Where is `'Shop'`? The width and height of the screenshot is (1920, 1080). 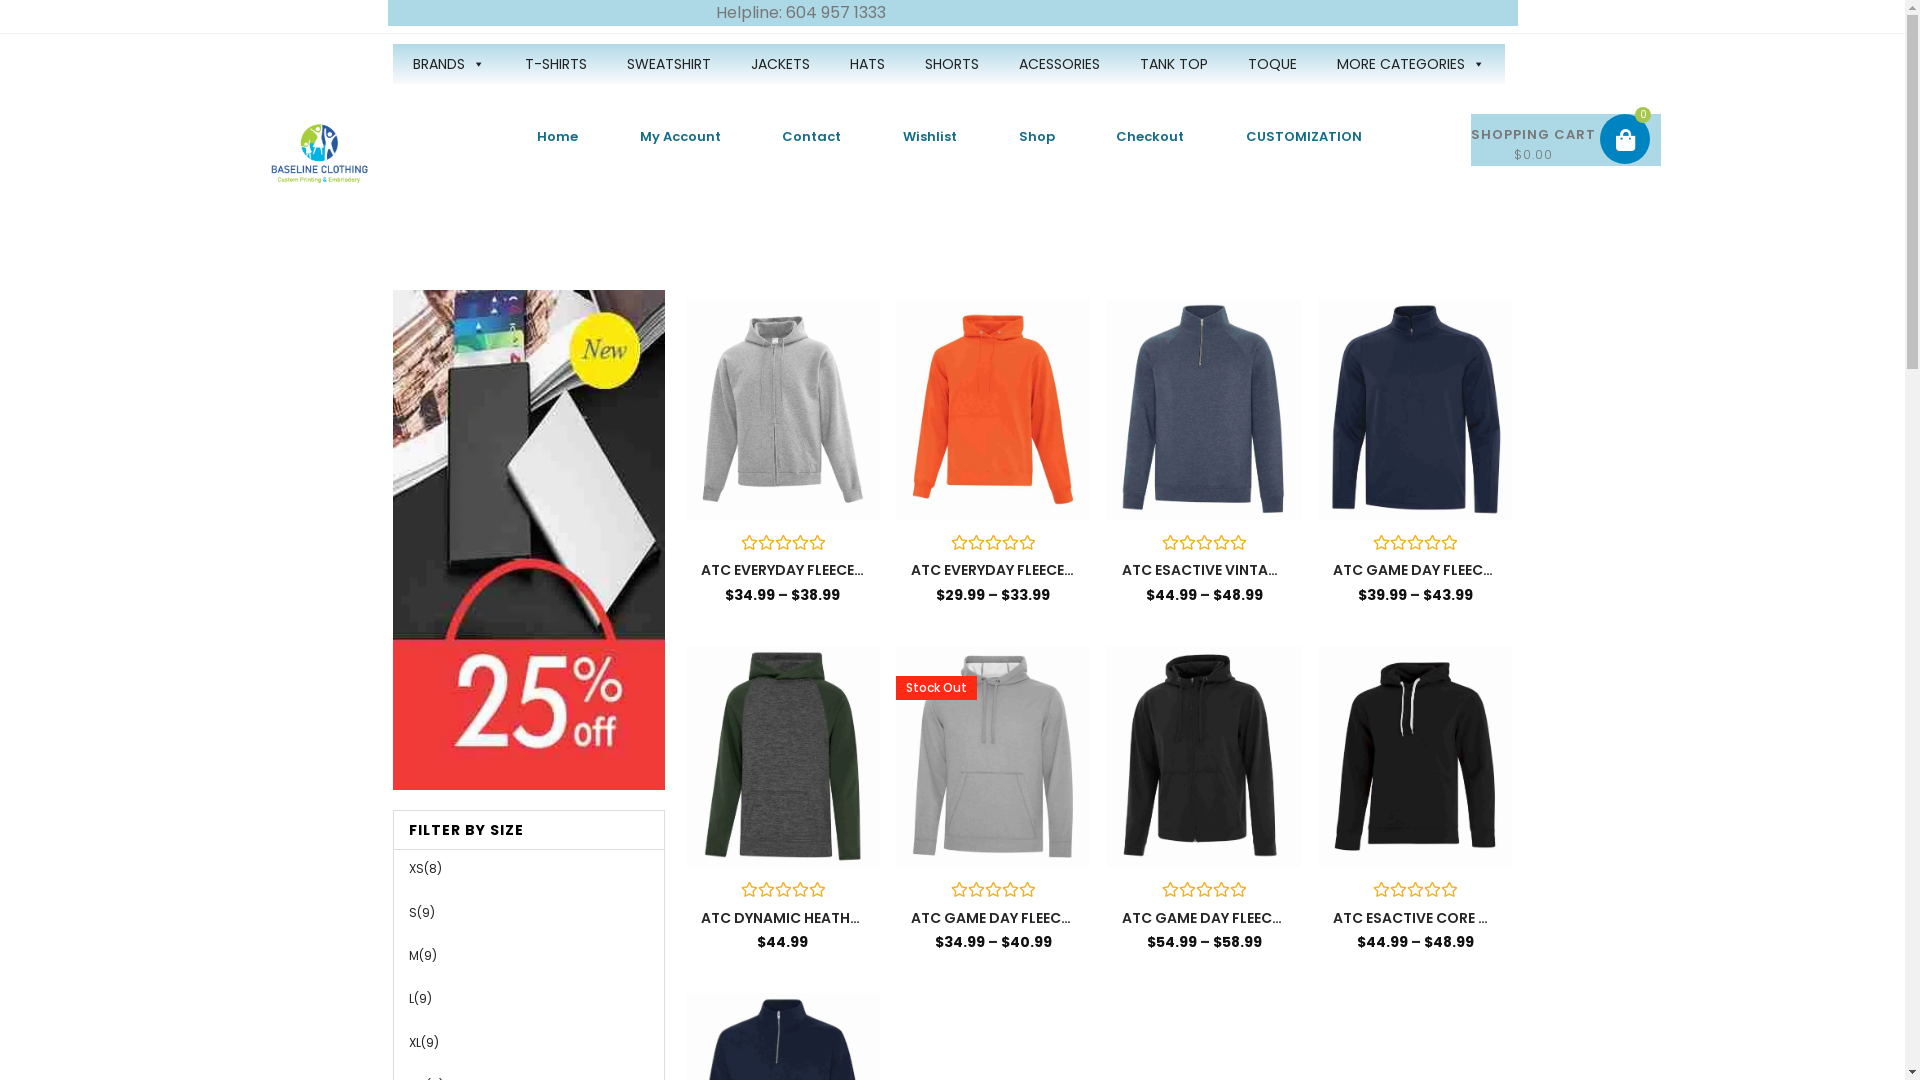 'Shop' is located at coordinates (1036, 136).